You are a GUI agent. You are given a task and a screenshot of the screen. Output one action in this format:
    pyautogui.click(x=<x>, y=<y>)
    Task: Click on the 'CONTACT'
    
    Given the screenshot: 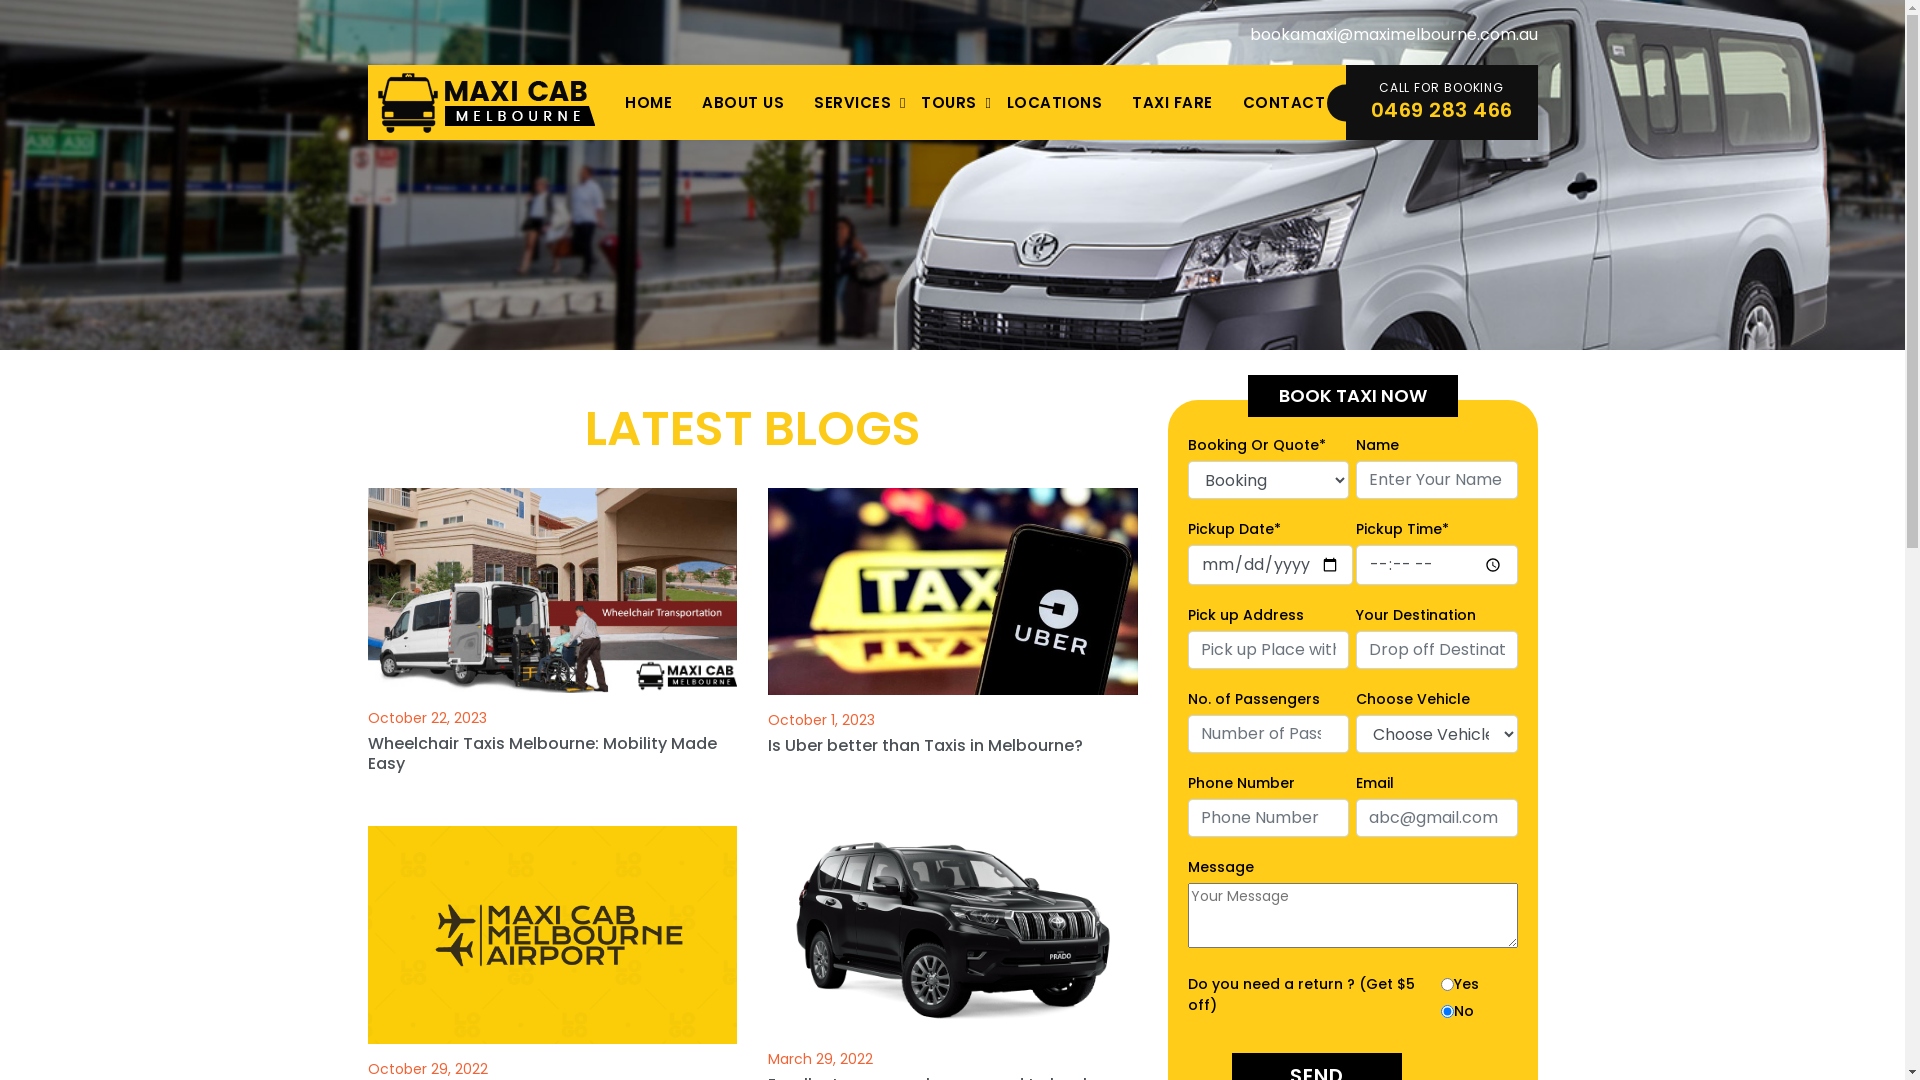 What is the action you would take?
    pyautogui.click(x=1284, y=102)
    